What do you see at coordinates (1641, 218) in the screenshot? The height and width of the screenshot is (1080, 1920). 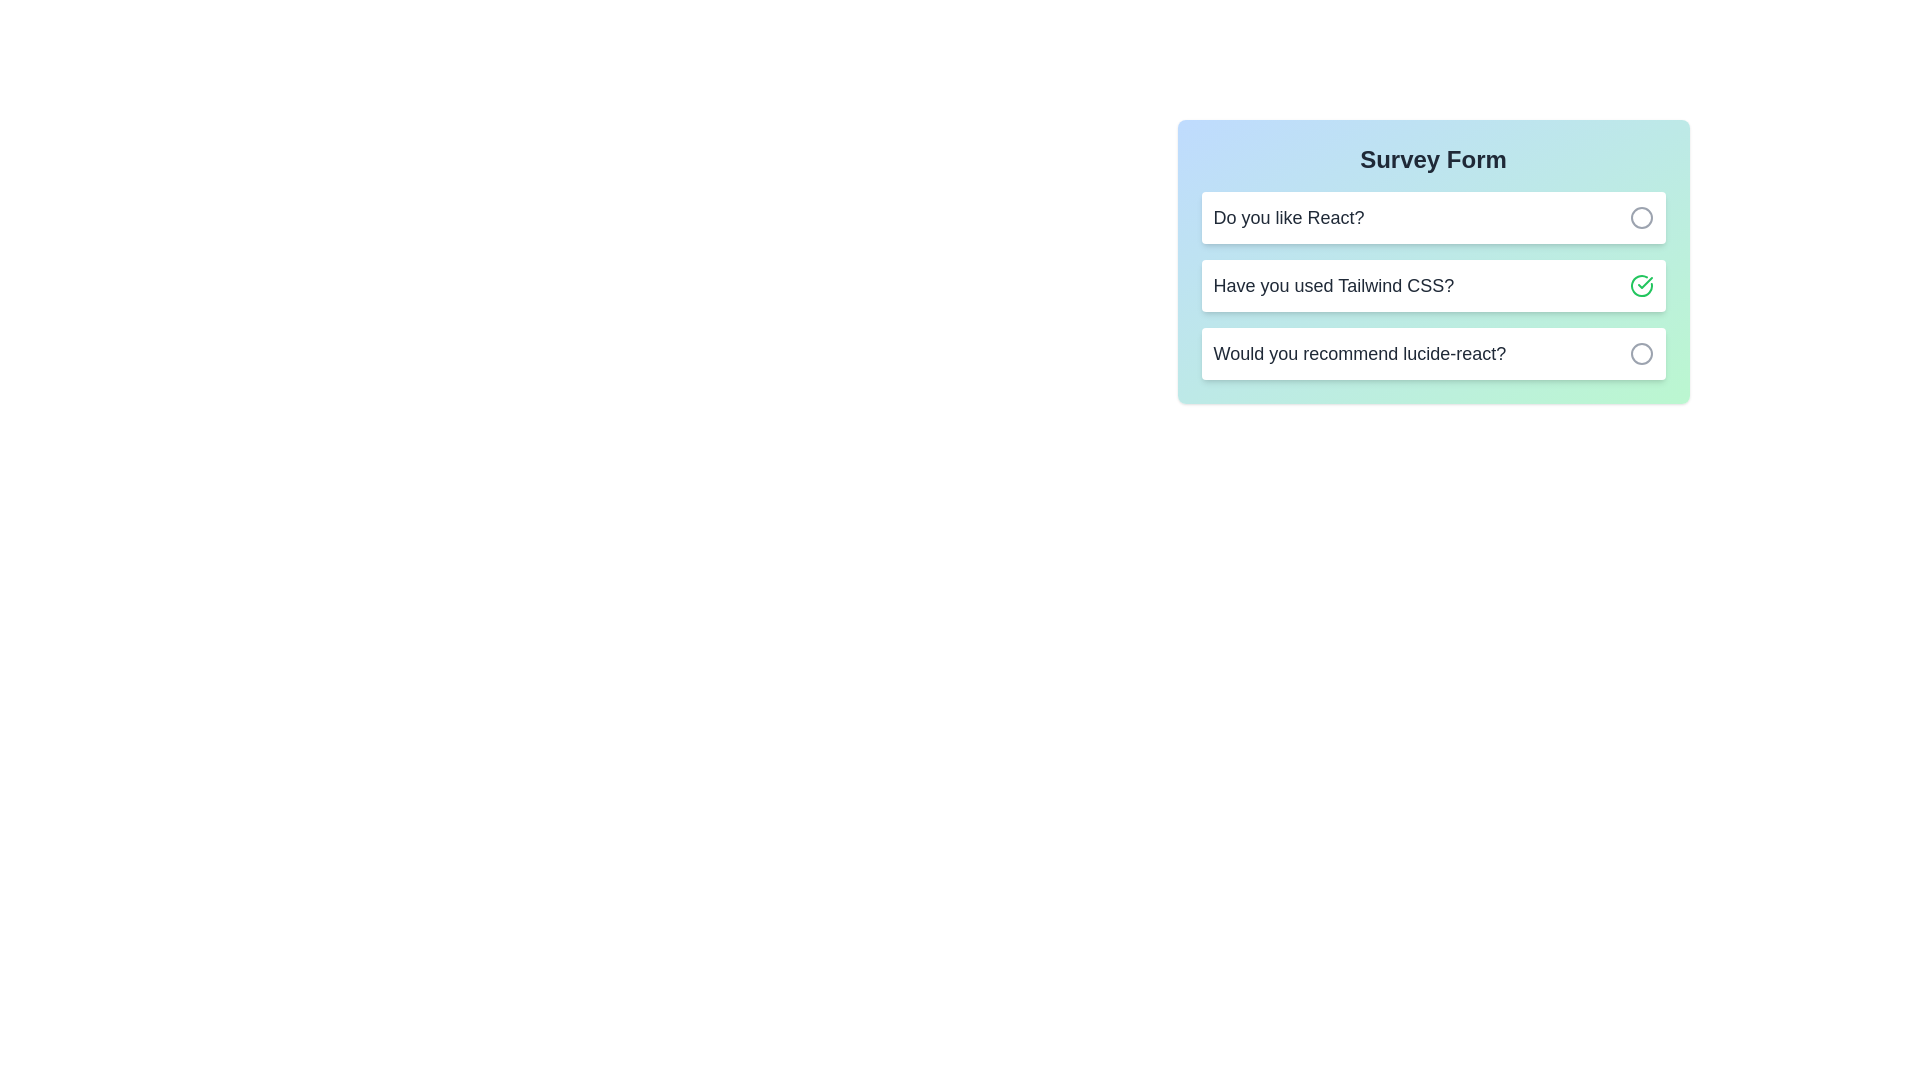 I see `button associated with the question 'Do you like React?' to toggle its selection status` at bounding box center [1641, 218].